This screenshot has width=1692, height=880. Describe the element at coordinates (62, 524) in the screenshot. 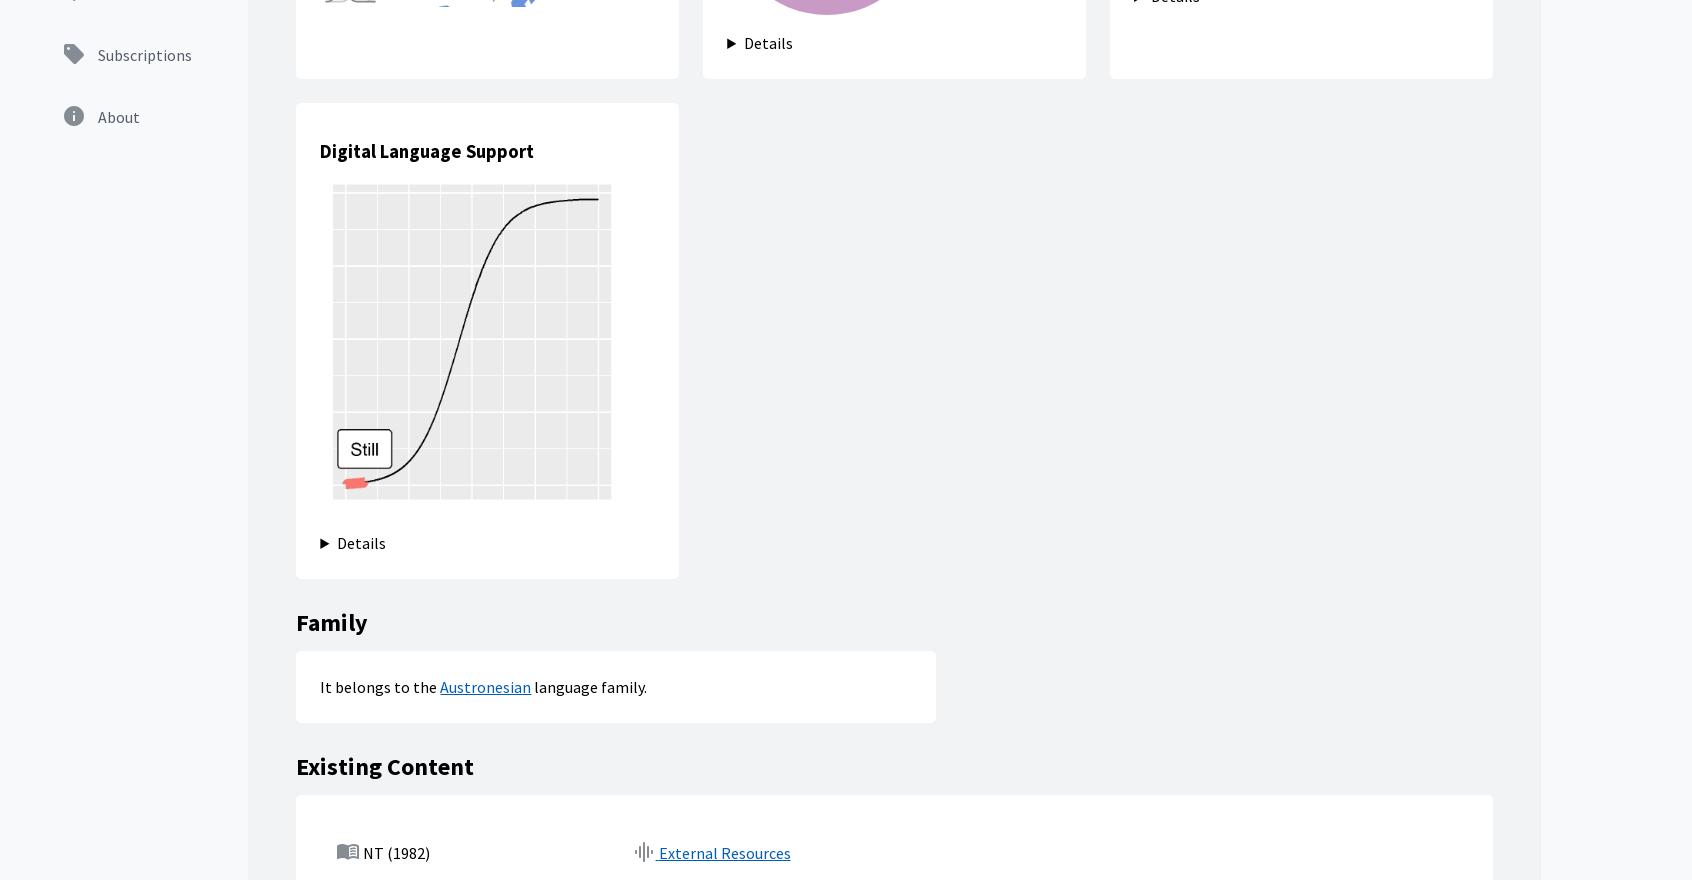

I see `'The most authoritative source on the languages of the world.'` at that location.